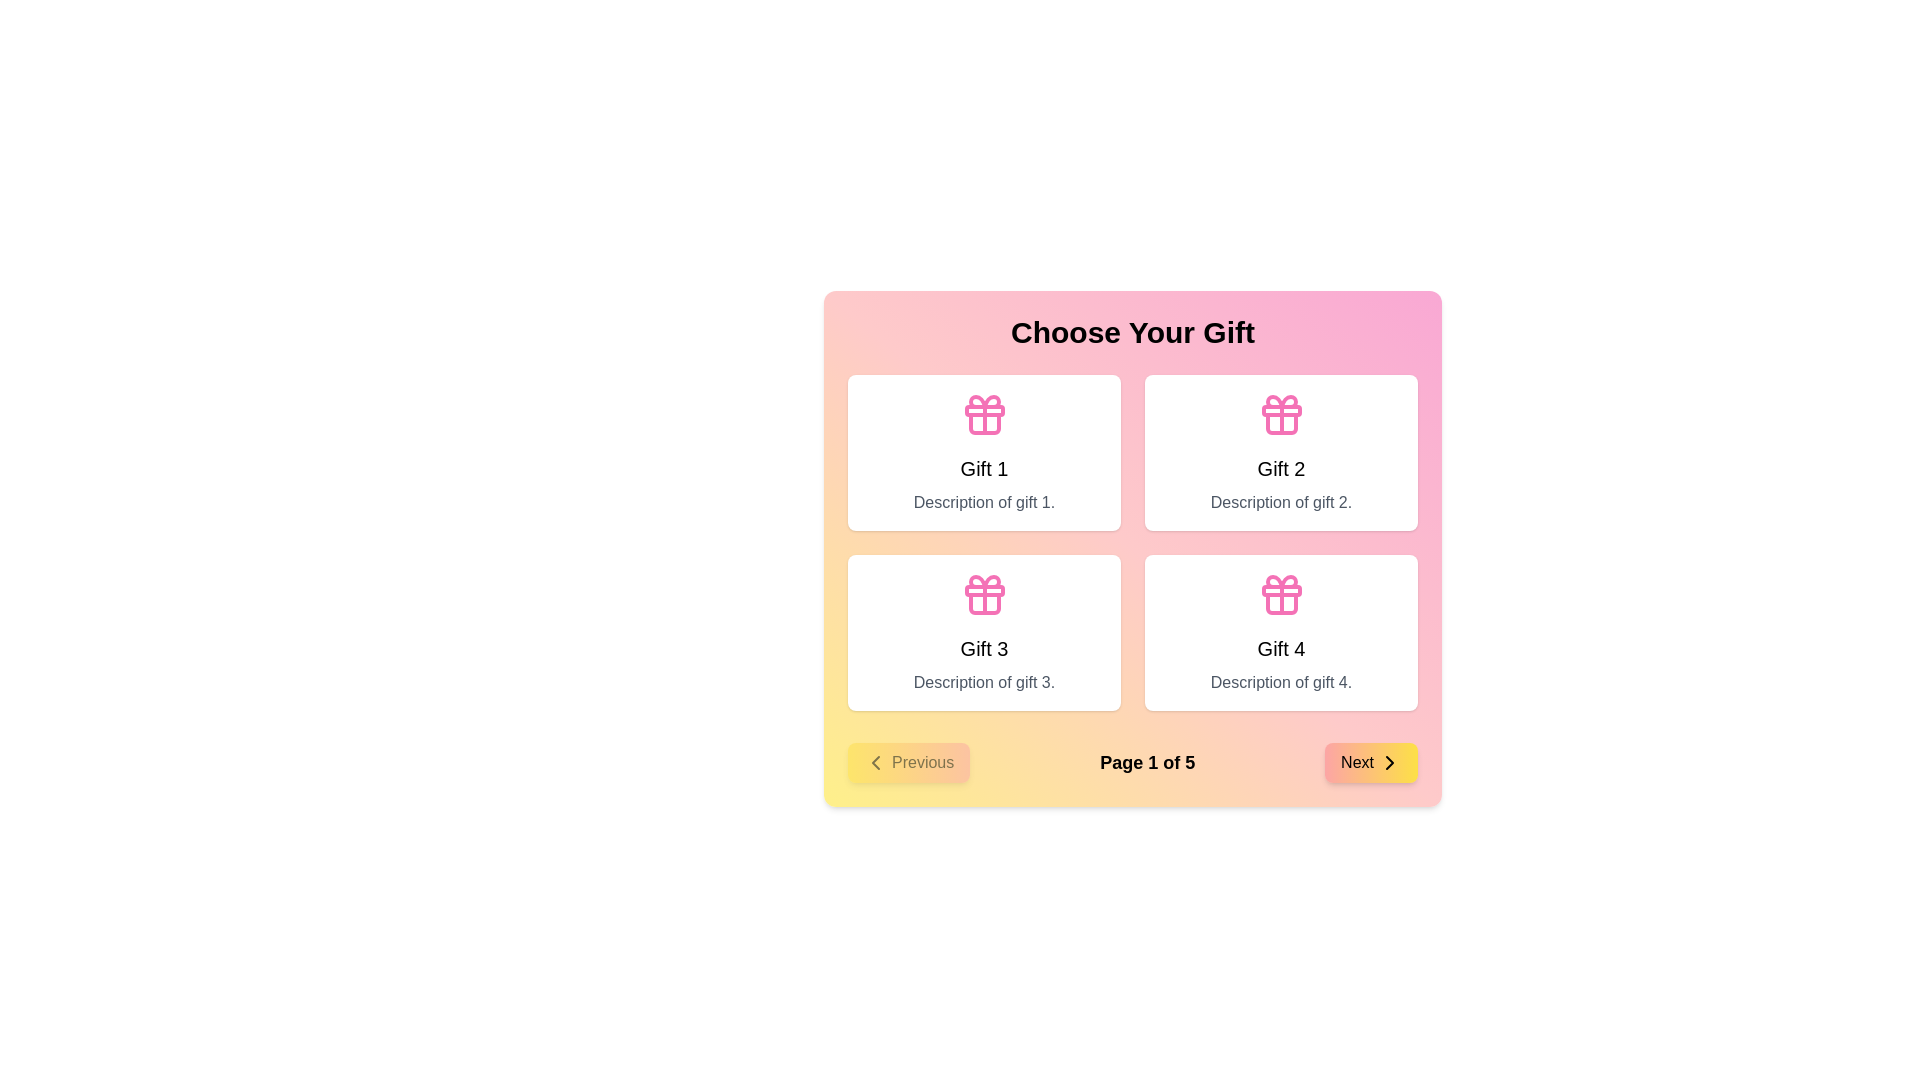 This screenshot has width=1920, height=1080. What do you see at coordinates (1281, 501) in the screenshot?
I see `text from the Text Label that describes the gift item 'Gift 2', located at the bottom of the card and centered horizontally` at bounding box center [1281, 501].